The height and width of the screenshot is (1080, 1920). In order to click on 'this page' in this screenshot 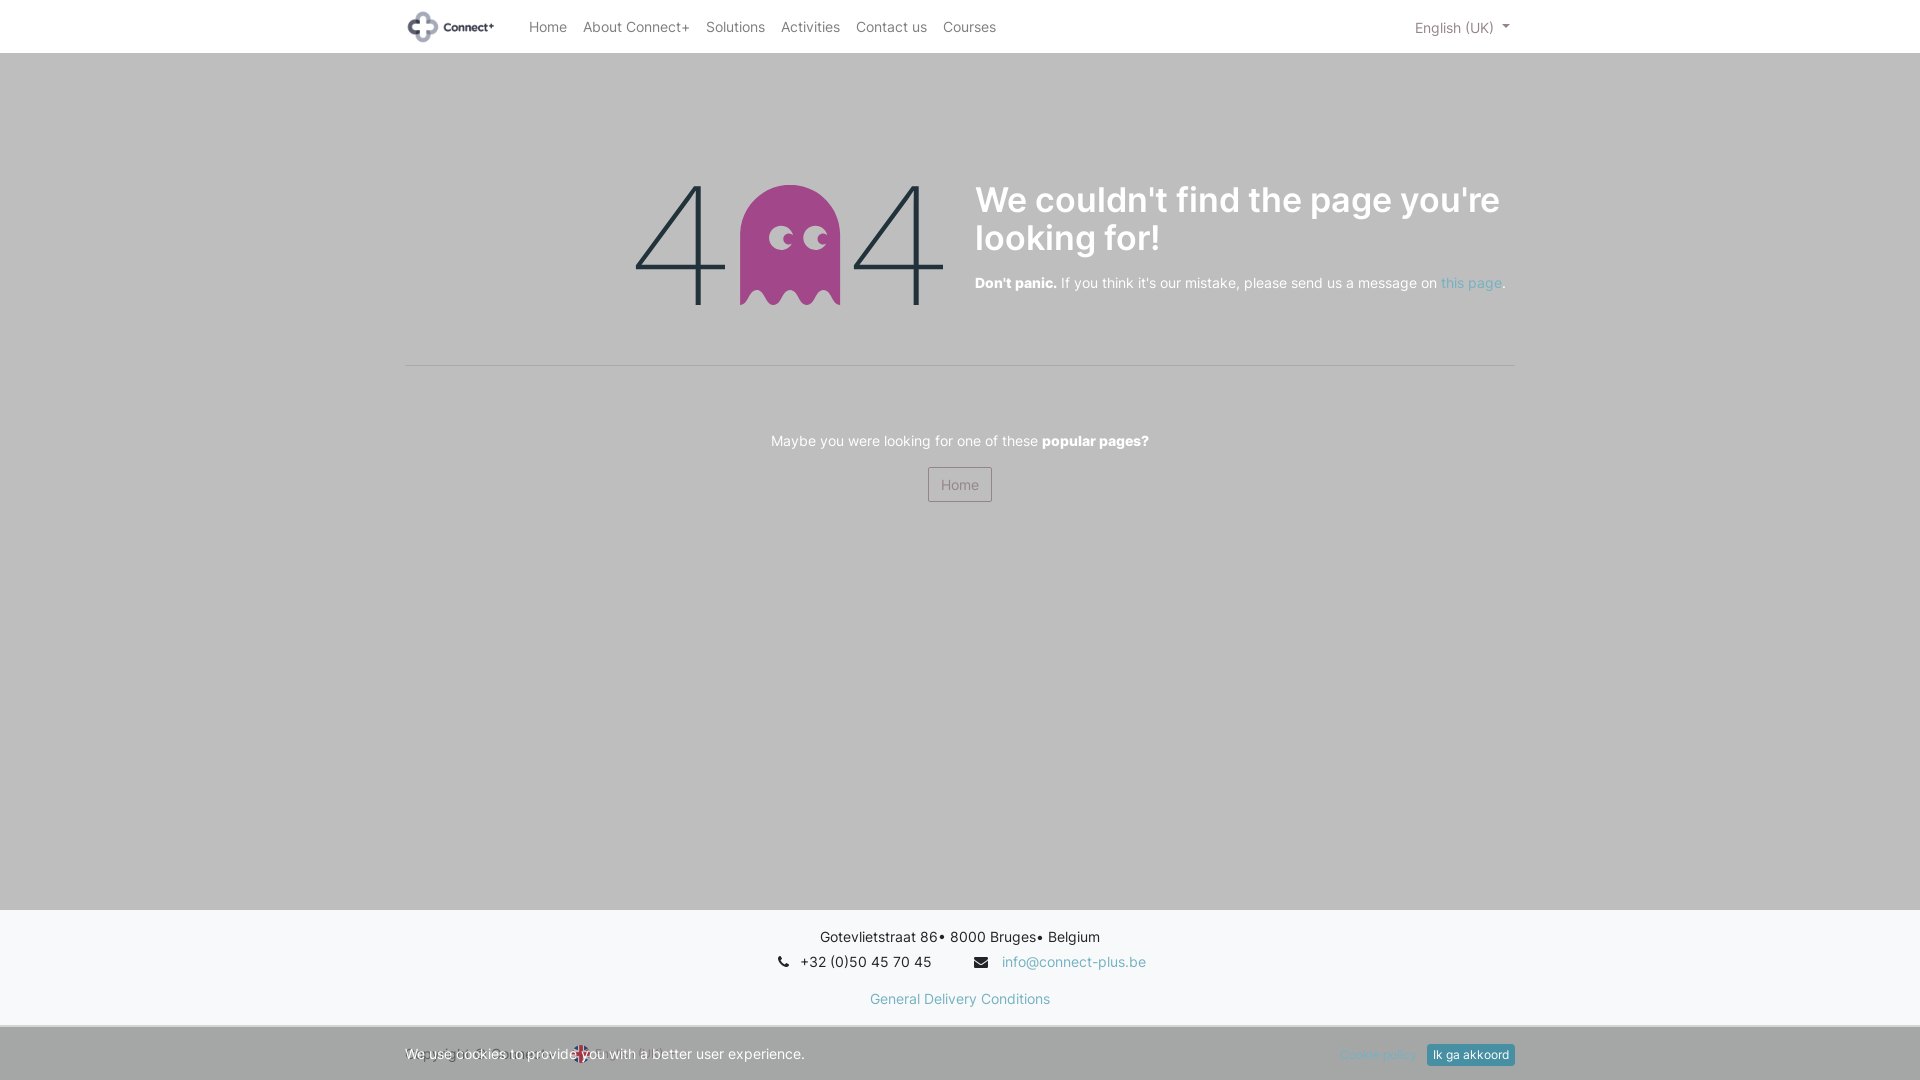, I will do `click(1440, 282)`.